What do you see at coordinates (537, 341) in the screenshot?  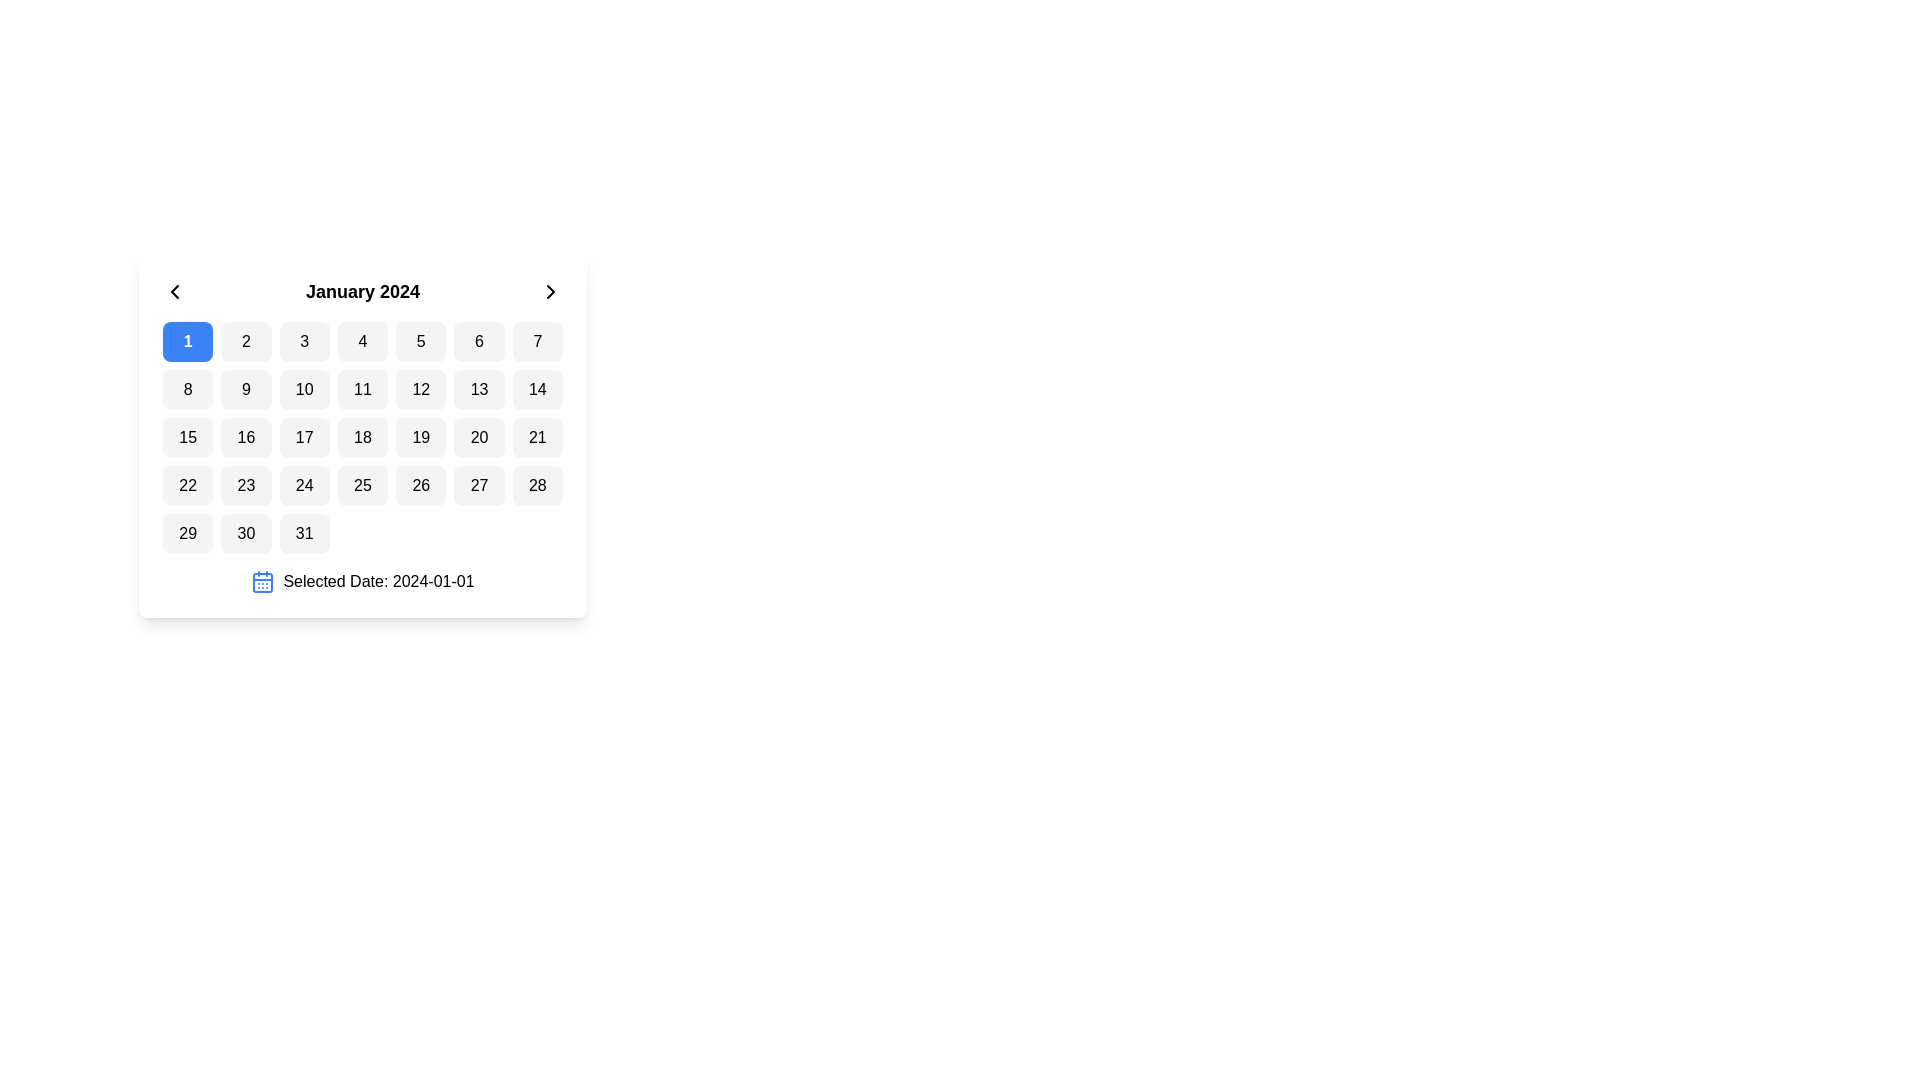 I see `the interactive calendar day cell representing the date '7', located in the first row of the calendar grid` at bounding box center [537, 341].